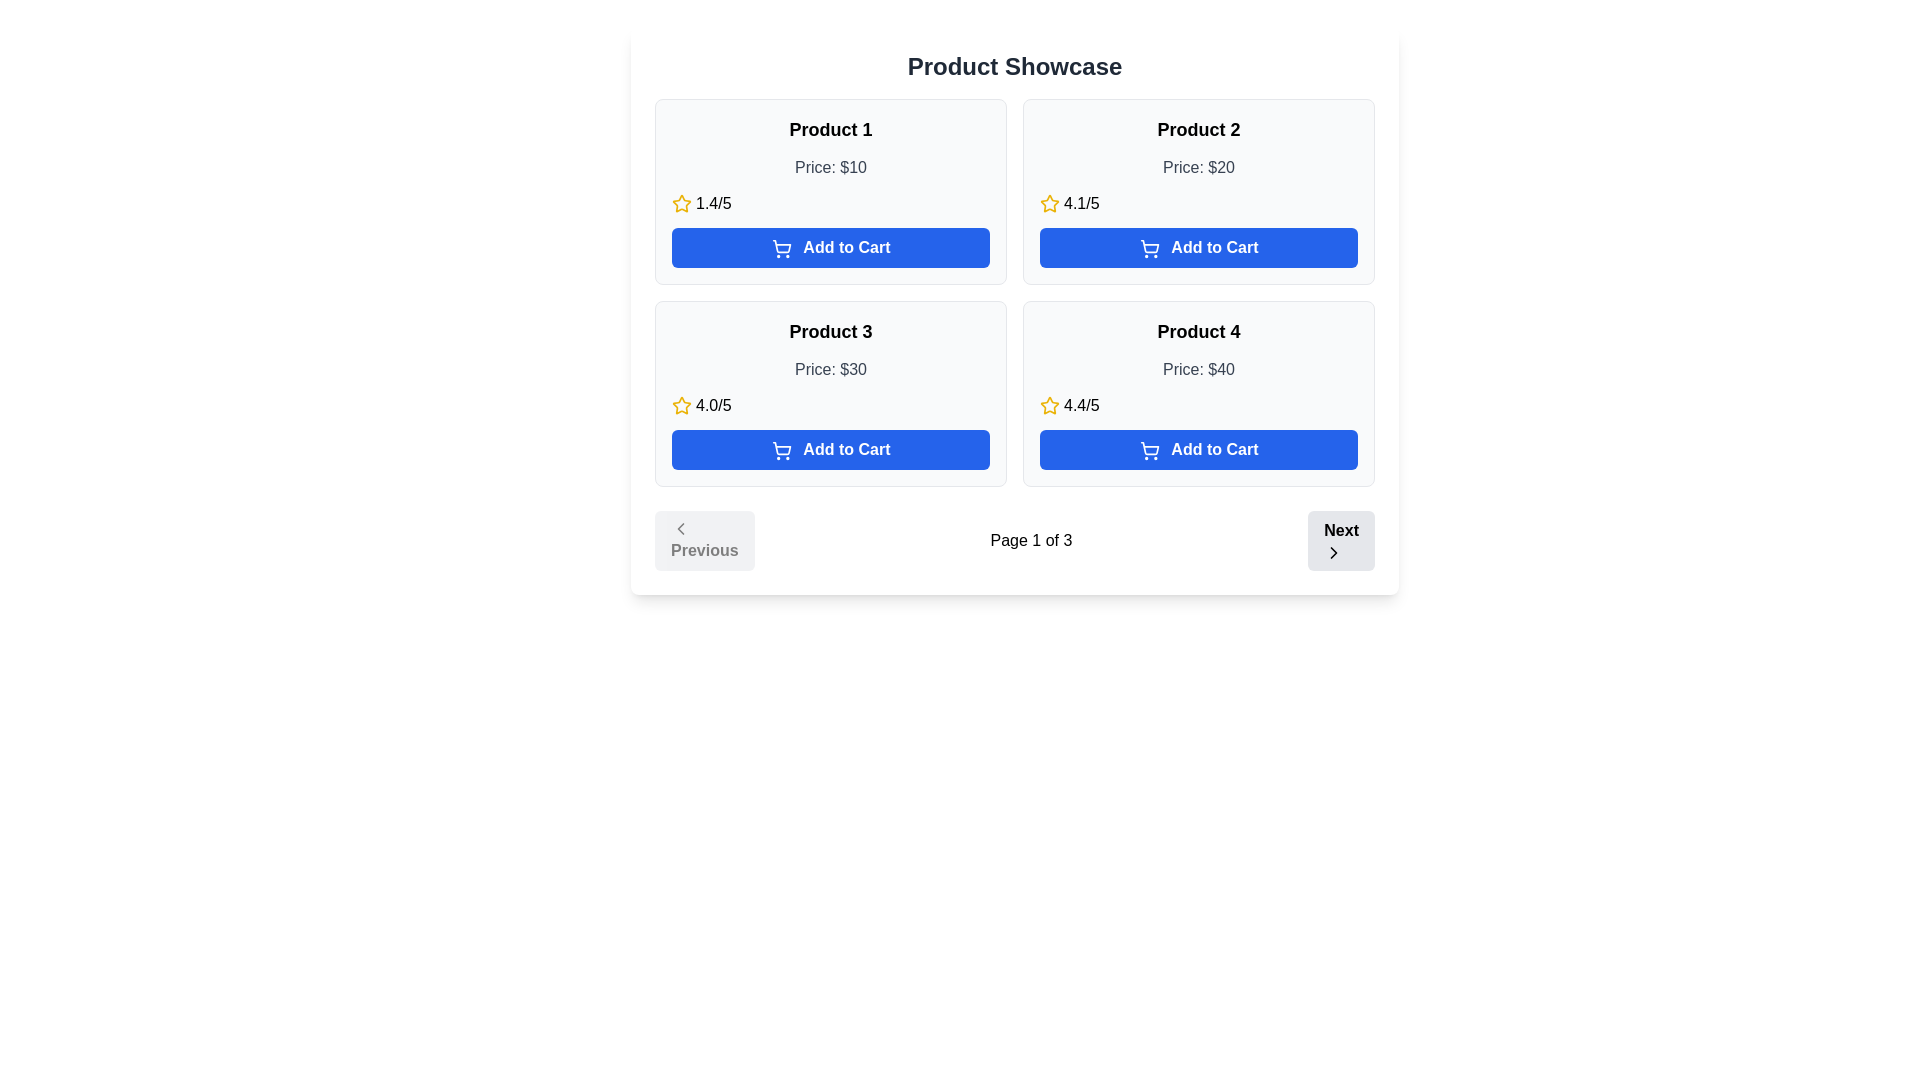 The width and height of the screenshot is (1920, 1080). Describe the element at coordinates (1080, 405) in the screenshot. I see `the rating text displaying '4.4 out of 5' located in the bottom-right corner of the 'Product 4' box, adjacent to the yellow star icon` at that location.